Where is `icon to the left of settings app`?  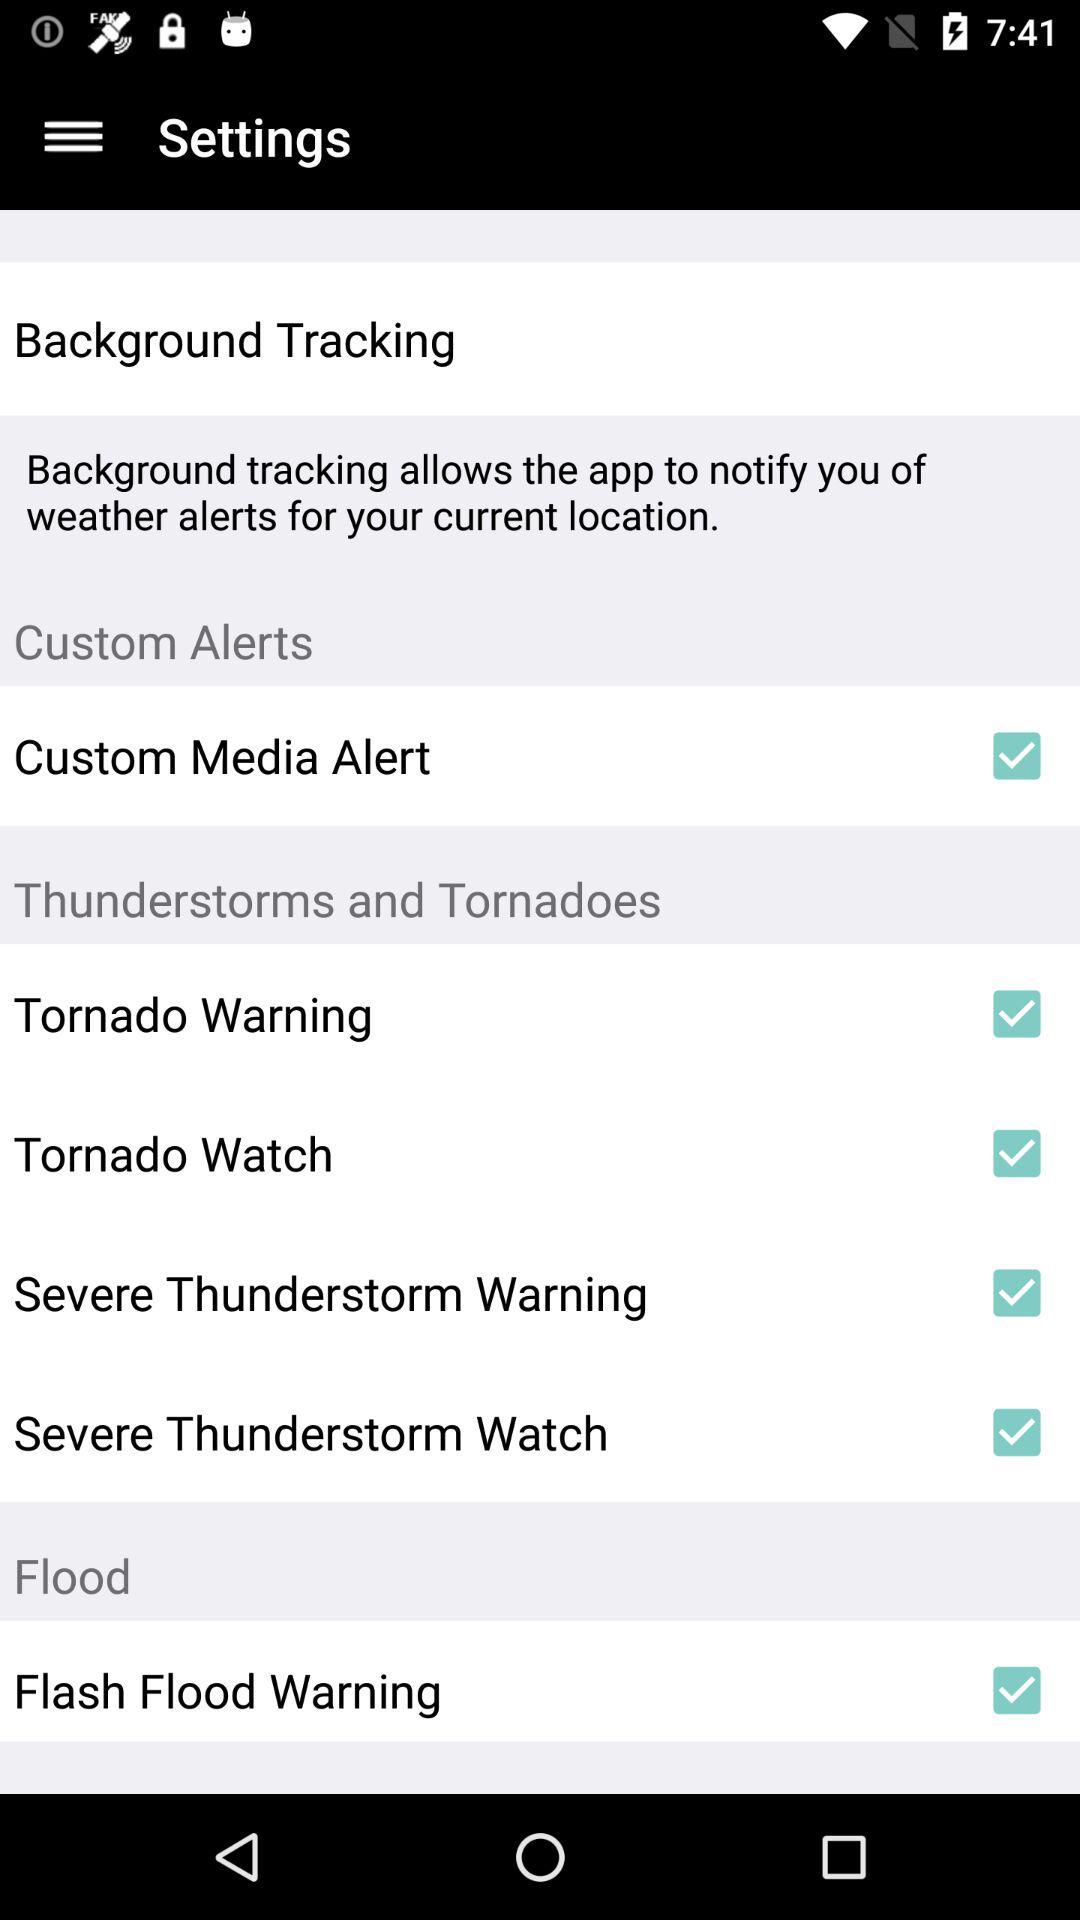
icon to the left of settings app is located at coordinates (72, 135).